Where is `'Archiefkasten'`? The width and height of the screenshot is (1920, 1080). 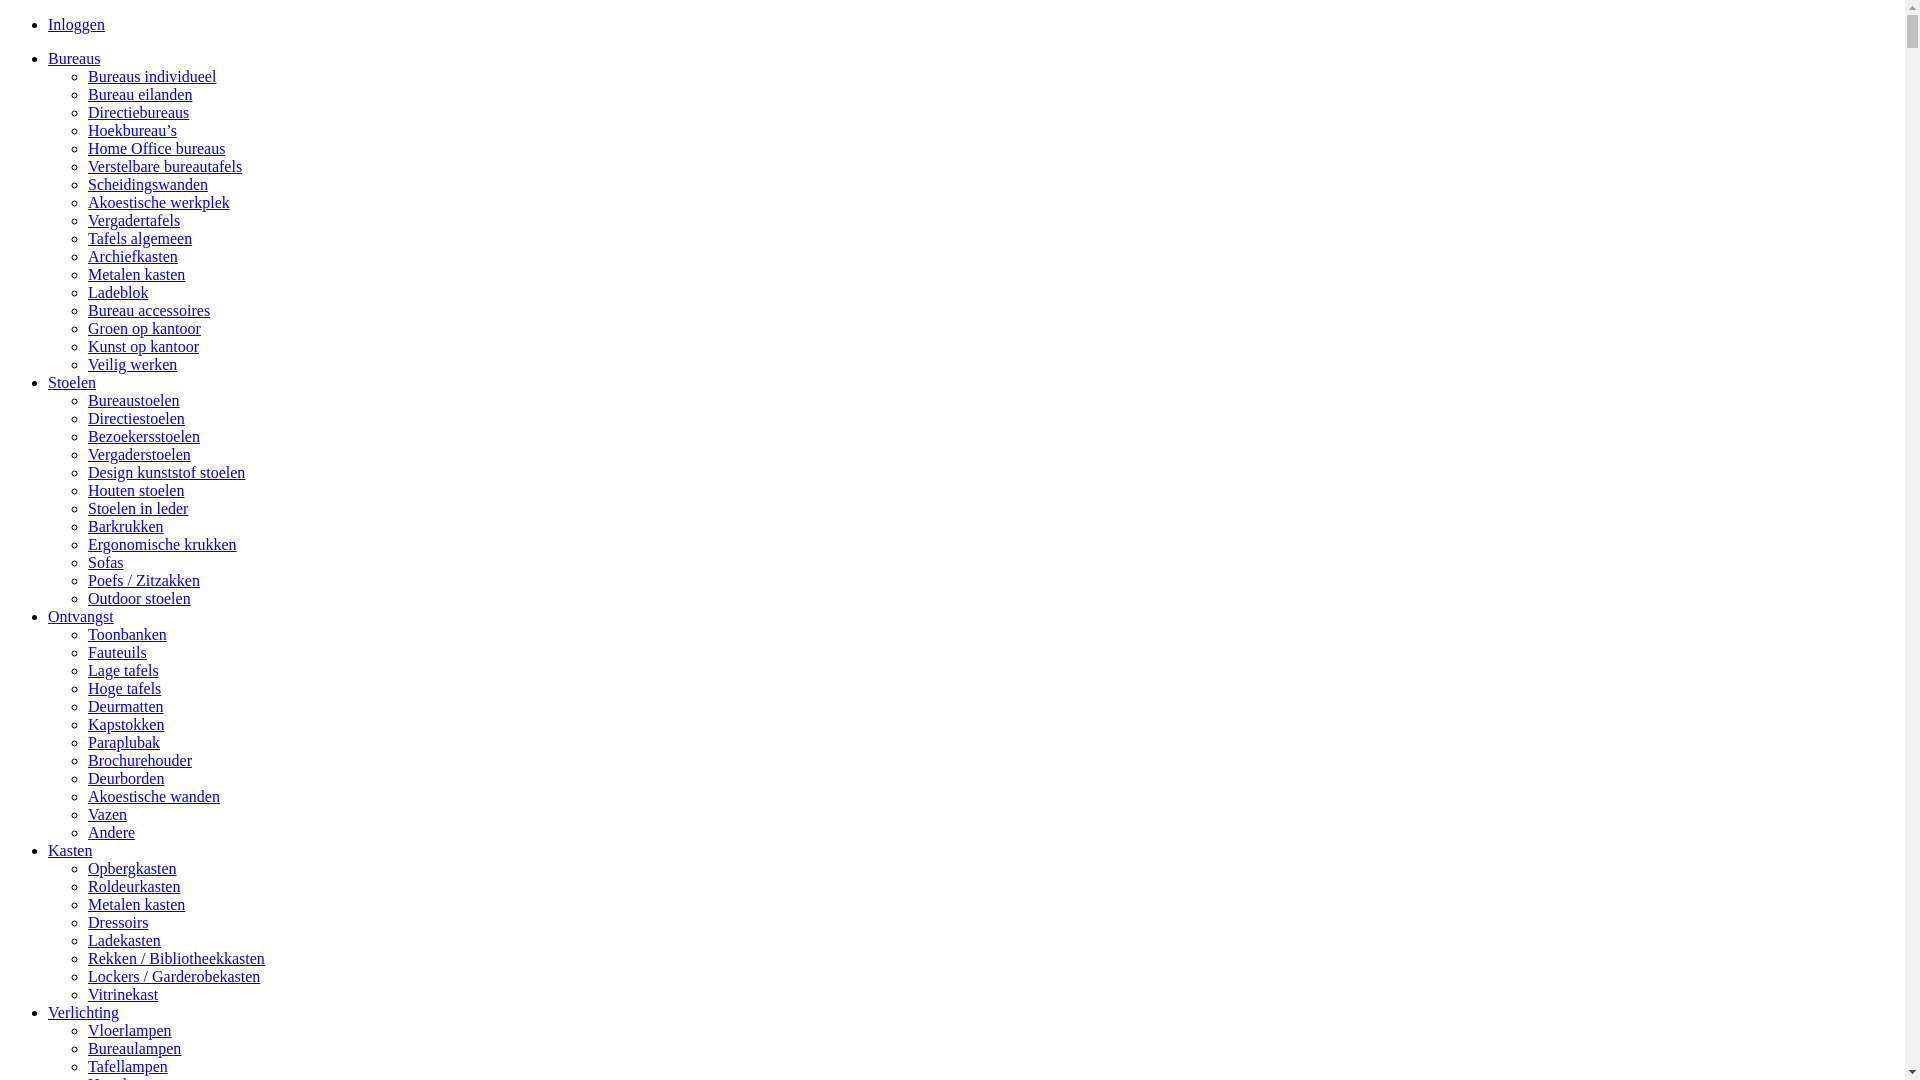
'Archiefkasten' is located at coordinates (86, 255).